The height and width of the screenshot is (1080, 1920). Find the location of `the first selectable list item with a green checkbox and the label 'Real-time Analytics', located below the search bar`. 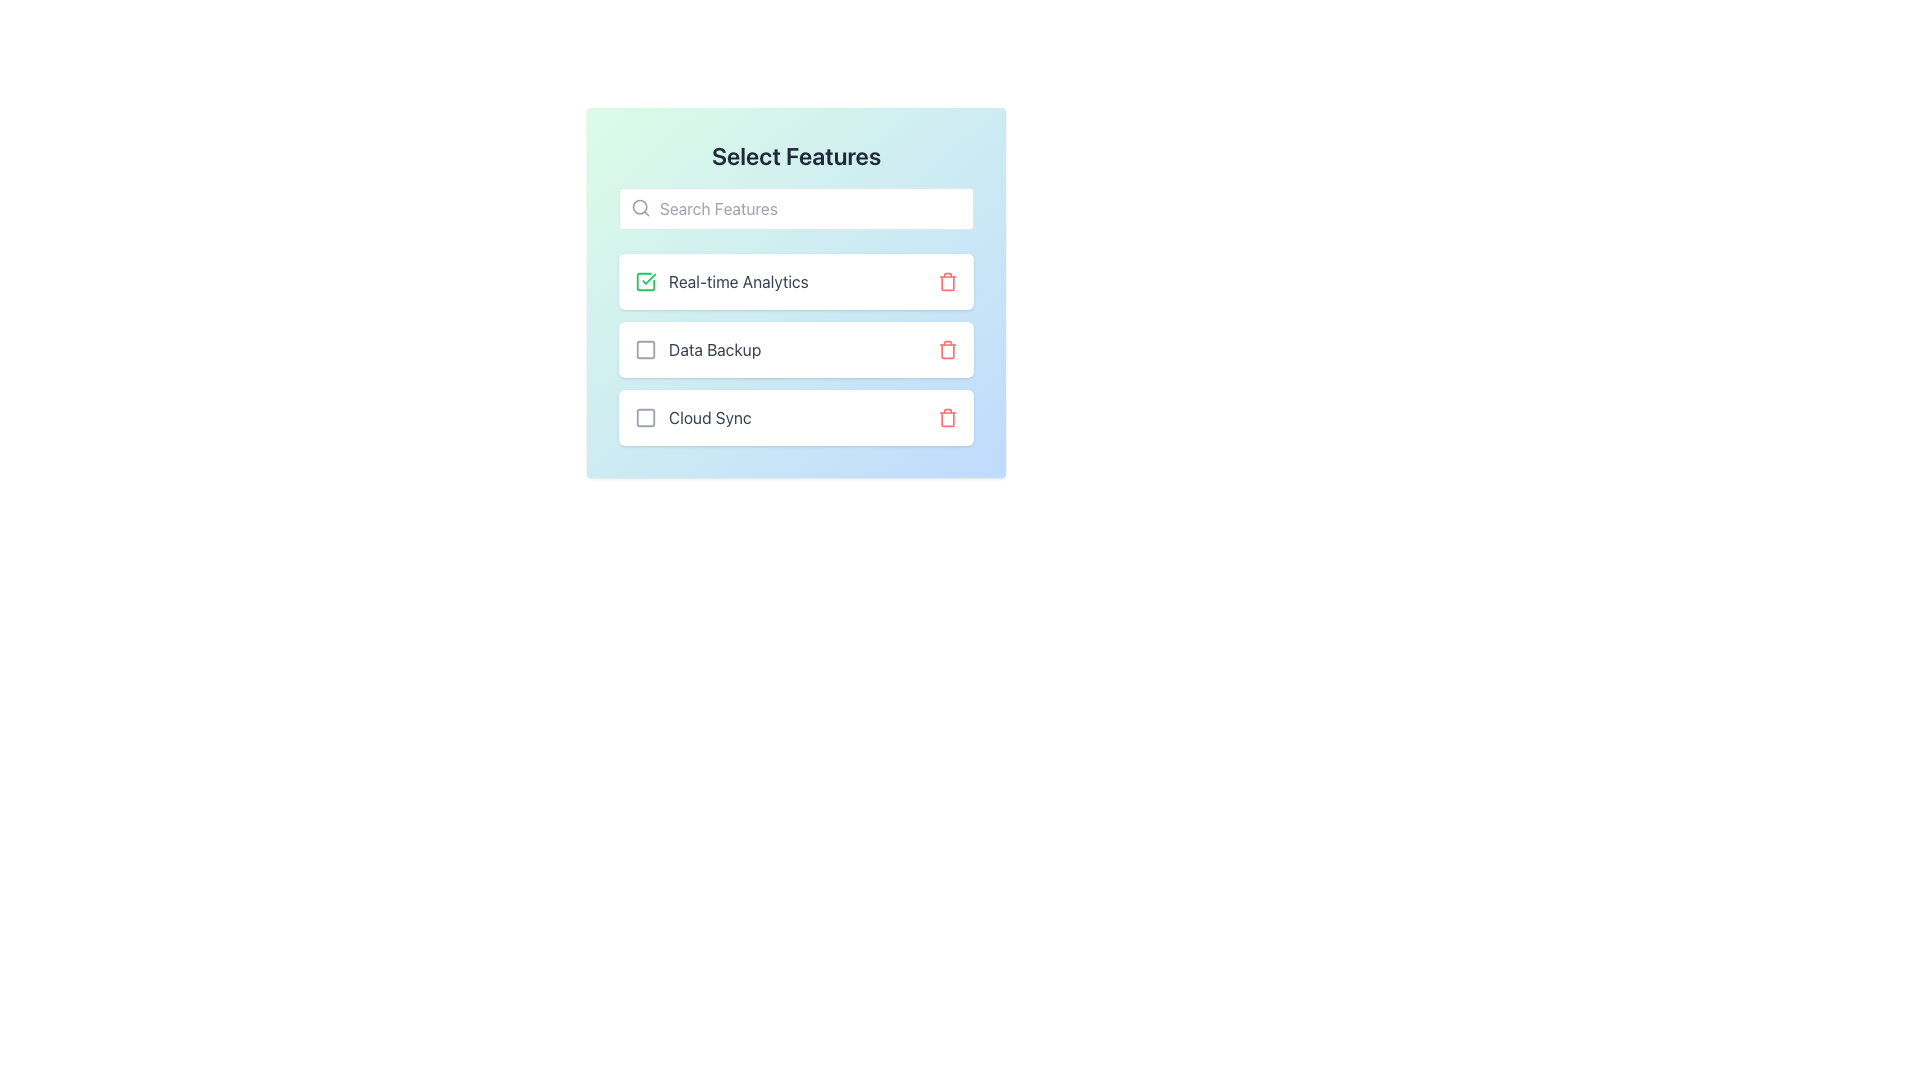

the first selectable list item with a green checkbox and the label 'Real-time Analytics', located below the search bar is located at coordinates (720, 281).